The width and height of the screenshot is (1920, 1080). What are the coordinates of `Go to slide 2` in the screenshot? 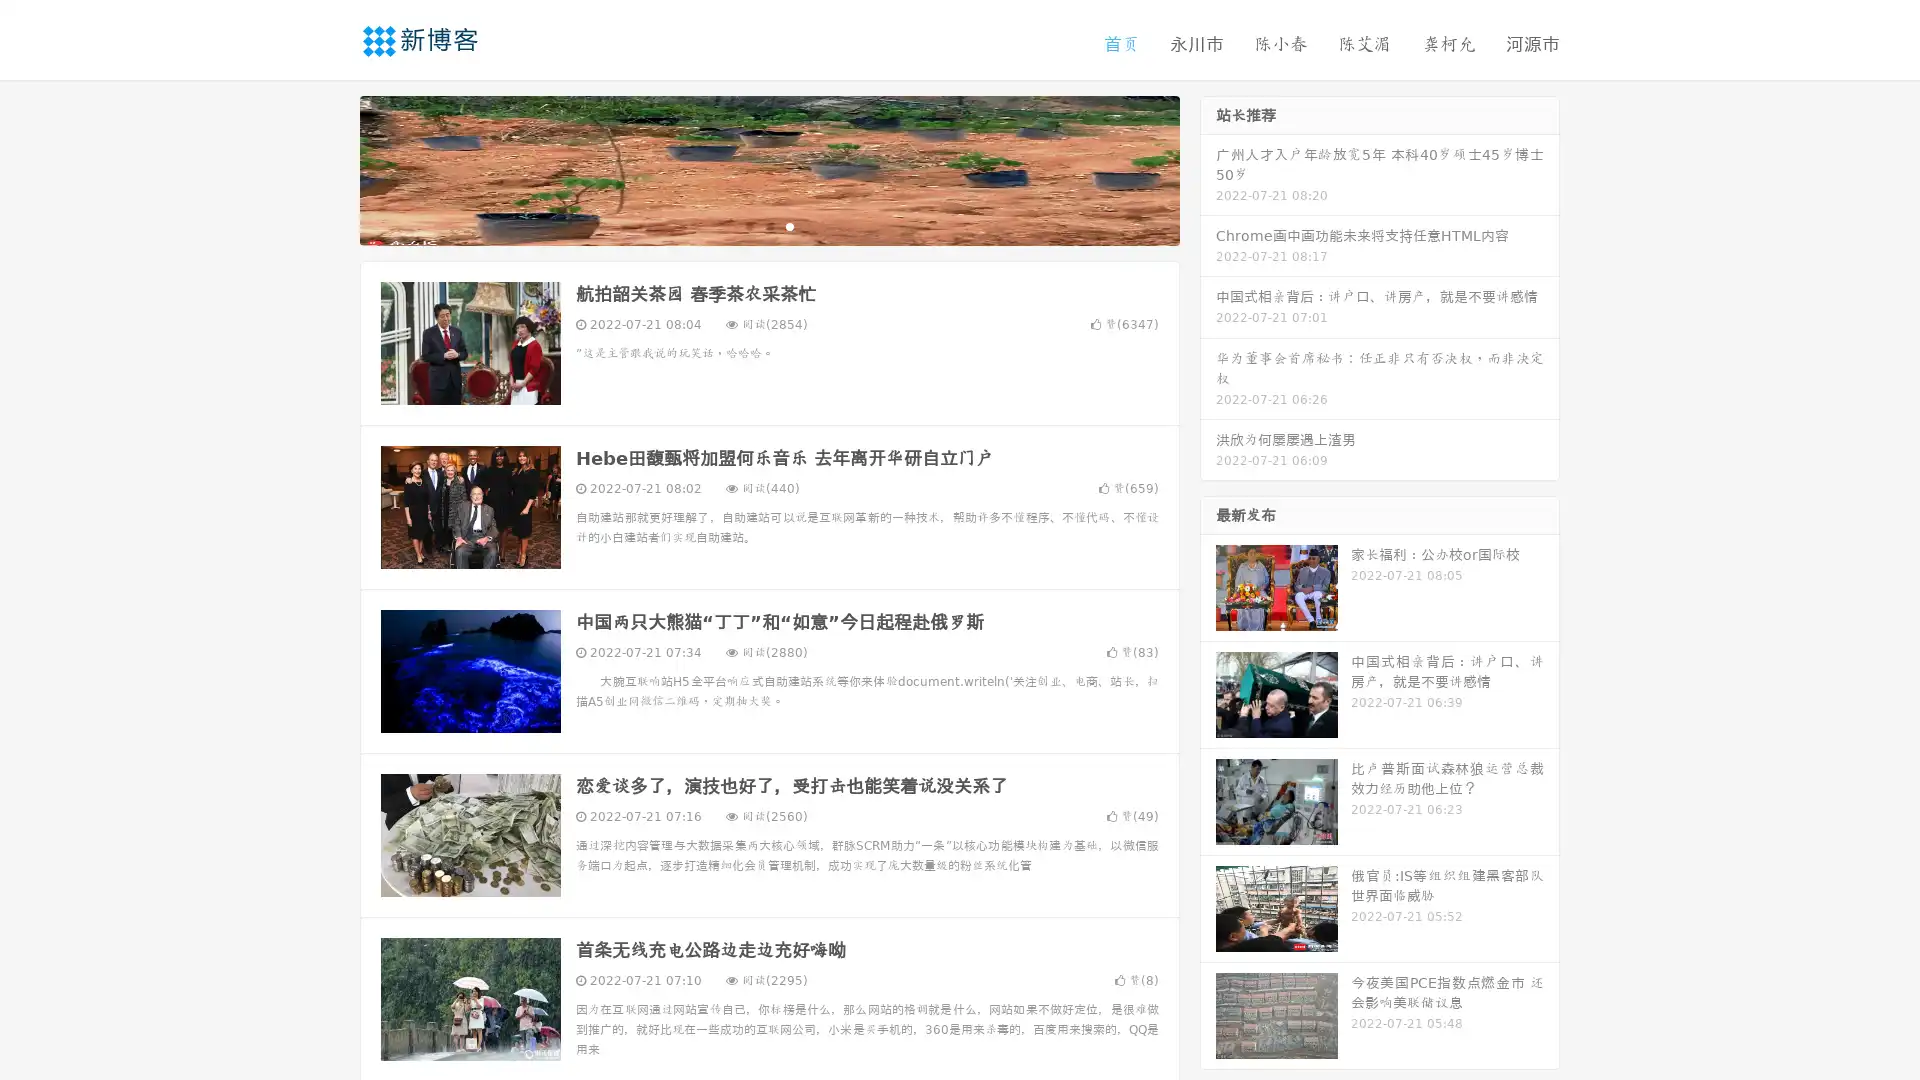 It's located at (768, 225).